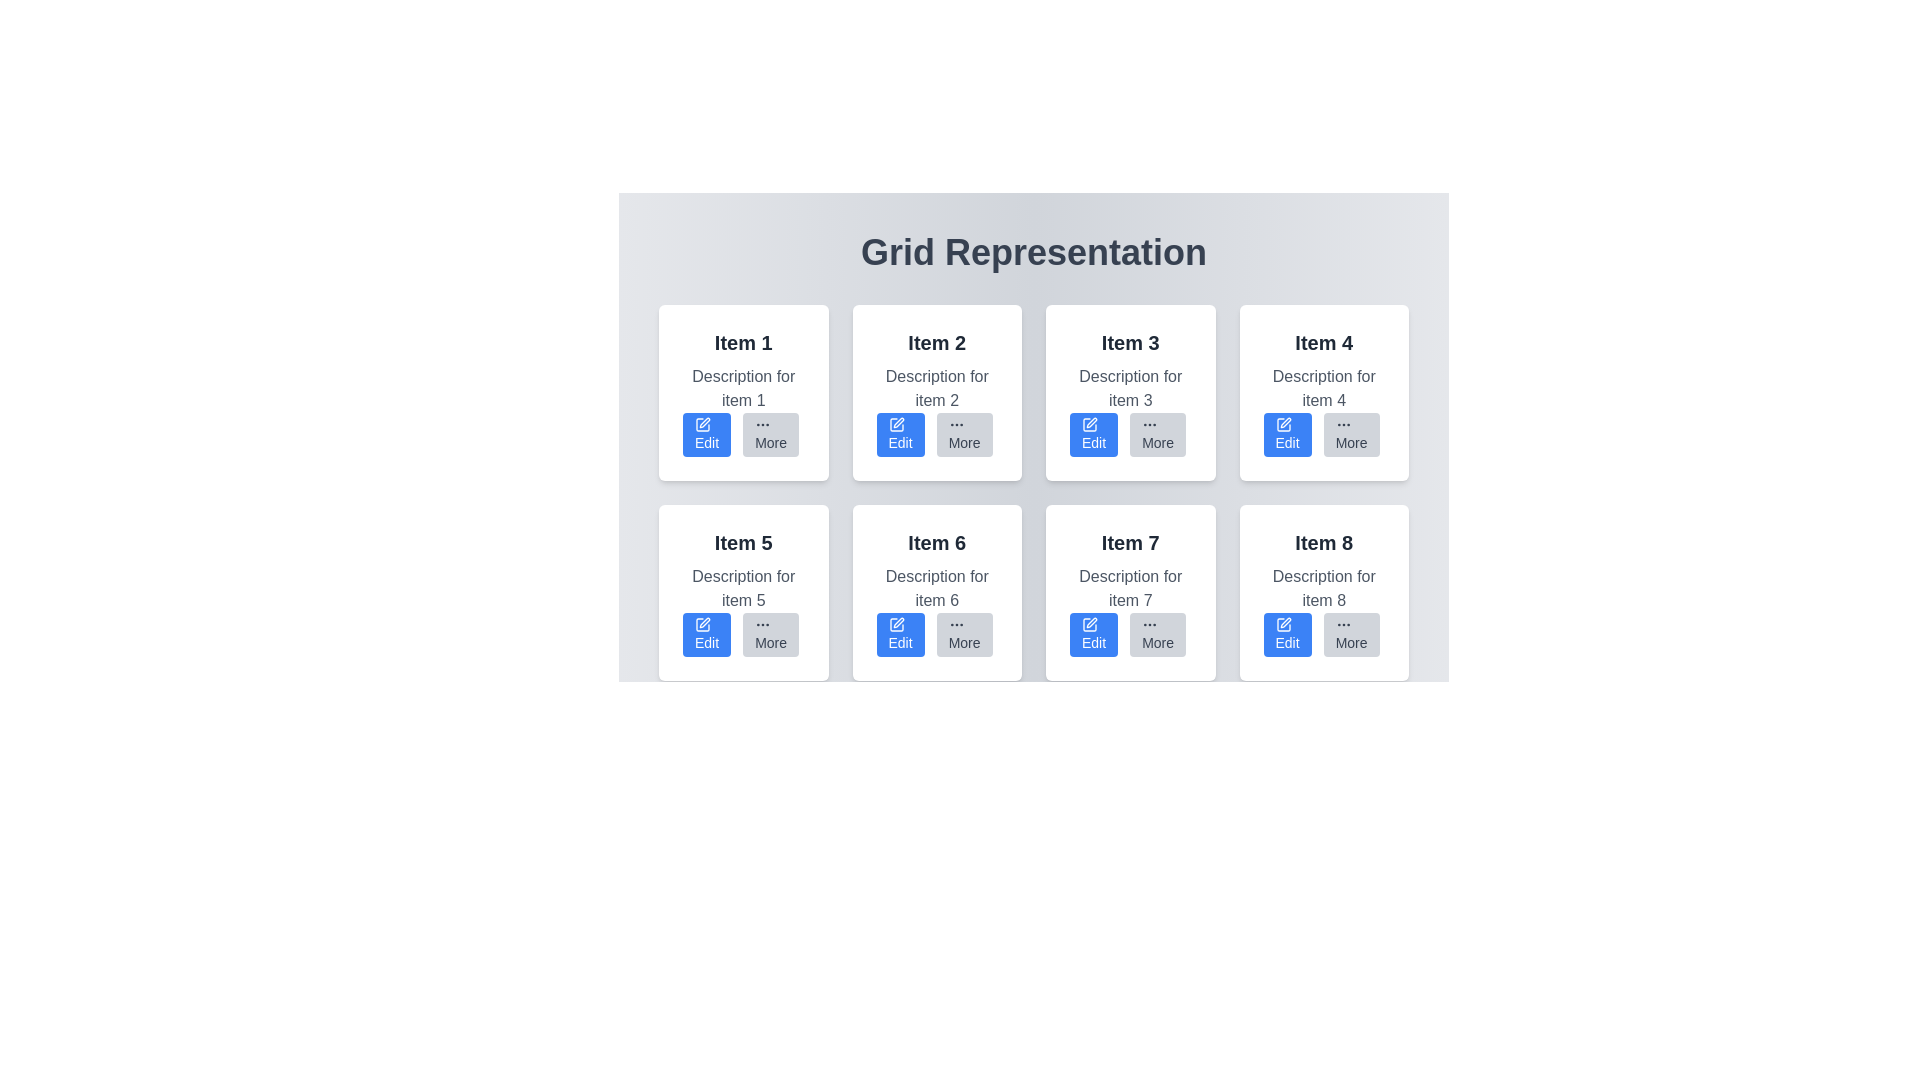 This screenshot has height=1080, width=1920. What do you see at coordinates (707, 434) in the screenshot?
I see `the edit button located in the first card titled 'Item 1'` at bounding box center [707, 434].